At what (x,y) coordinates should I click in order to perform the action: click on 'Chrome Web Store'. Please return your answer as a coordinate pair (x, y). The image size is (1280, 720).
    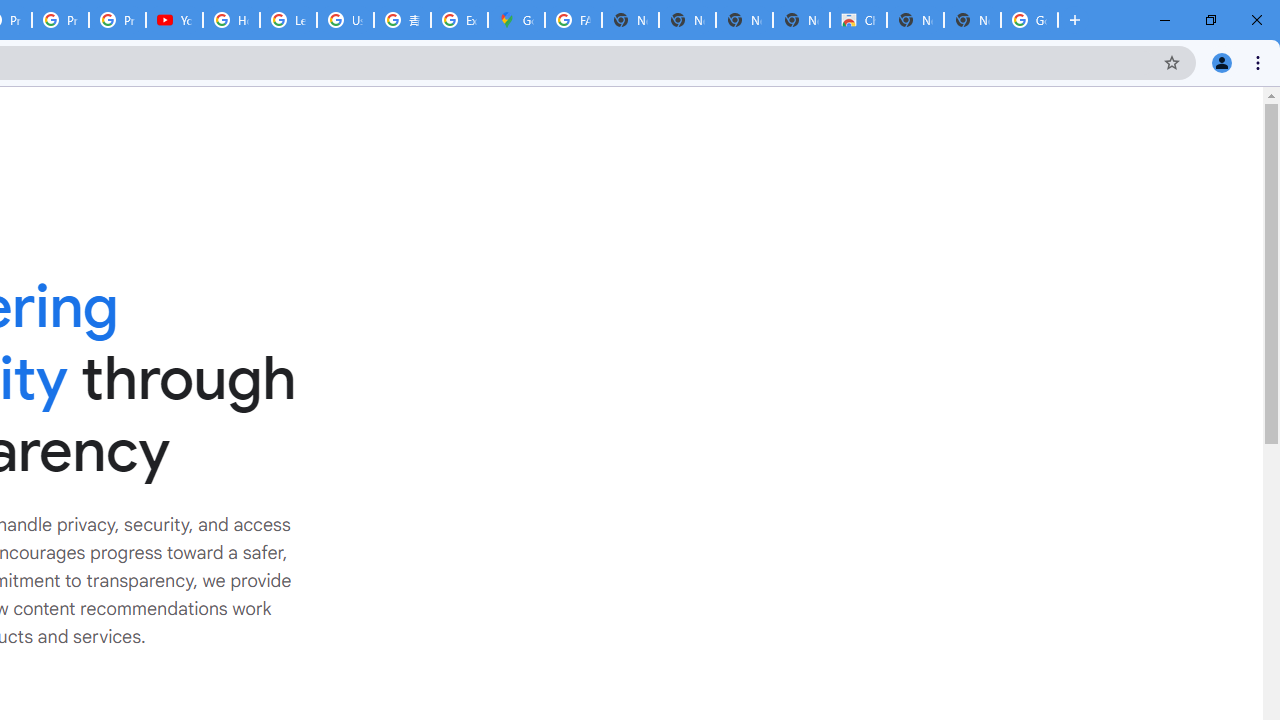
    Looking at the image, I should click on (858, 20).